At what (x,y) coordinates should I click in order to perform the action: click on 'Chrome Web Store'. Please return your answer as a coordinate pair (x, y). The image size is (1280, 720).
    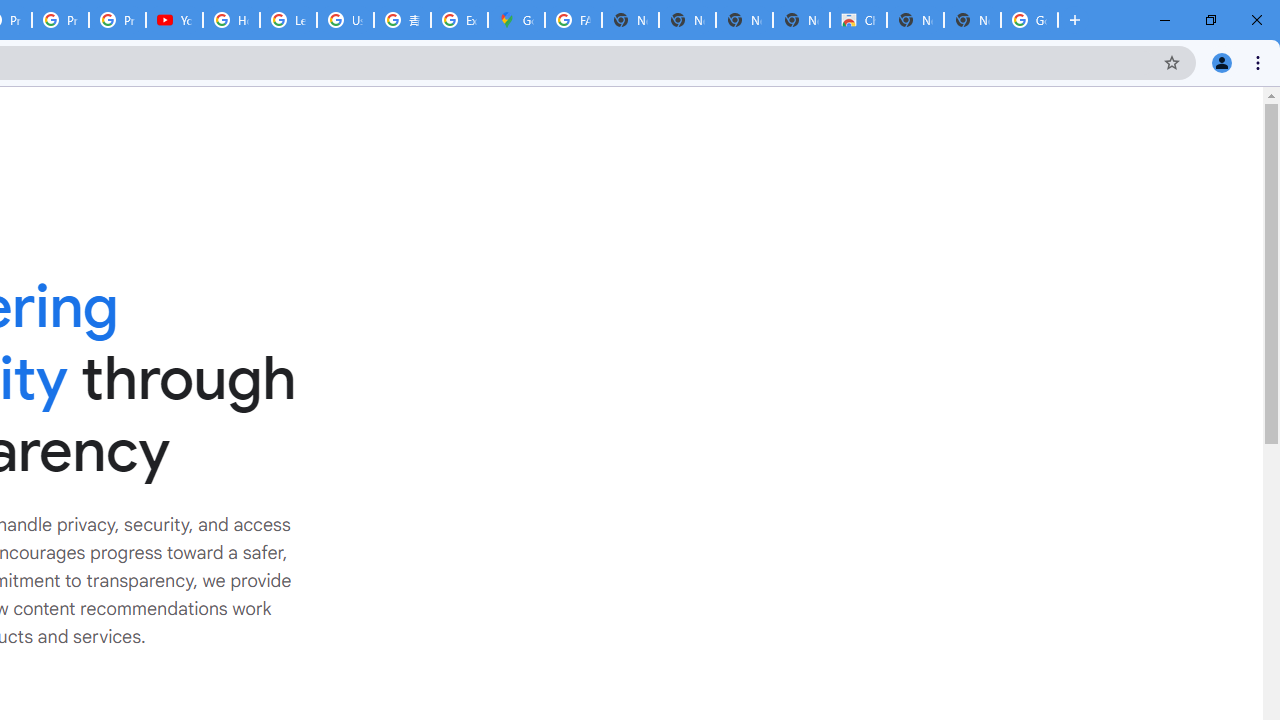
    Looking at the image, I should click on (858, 20).